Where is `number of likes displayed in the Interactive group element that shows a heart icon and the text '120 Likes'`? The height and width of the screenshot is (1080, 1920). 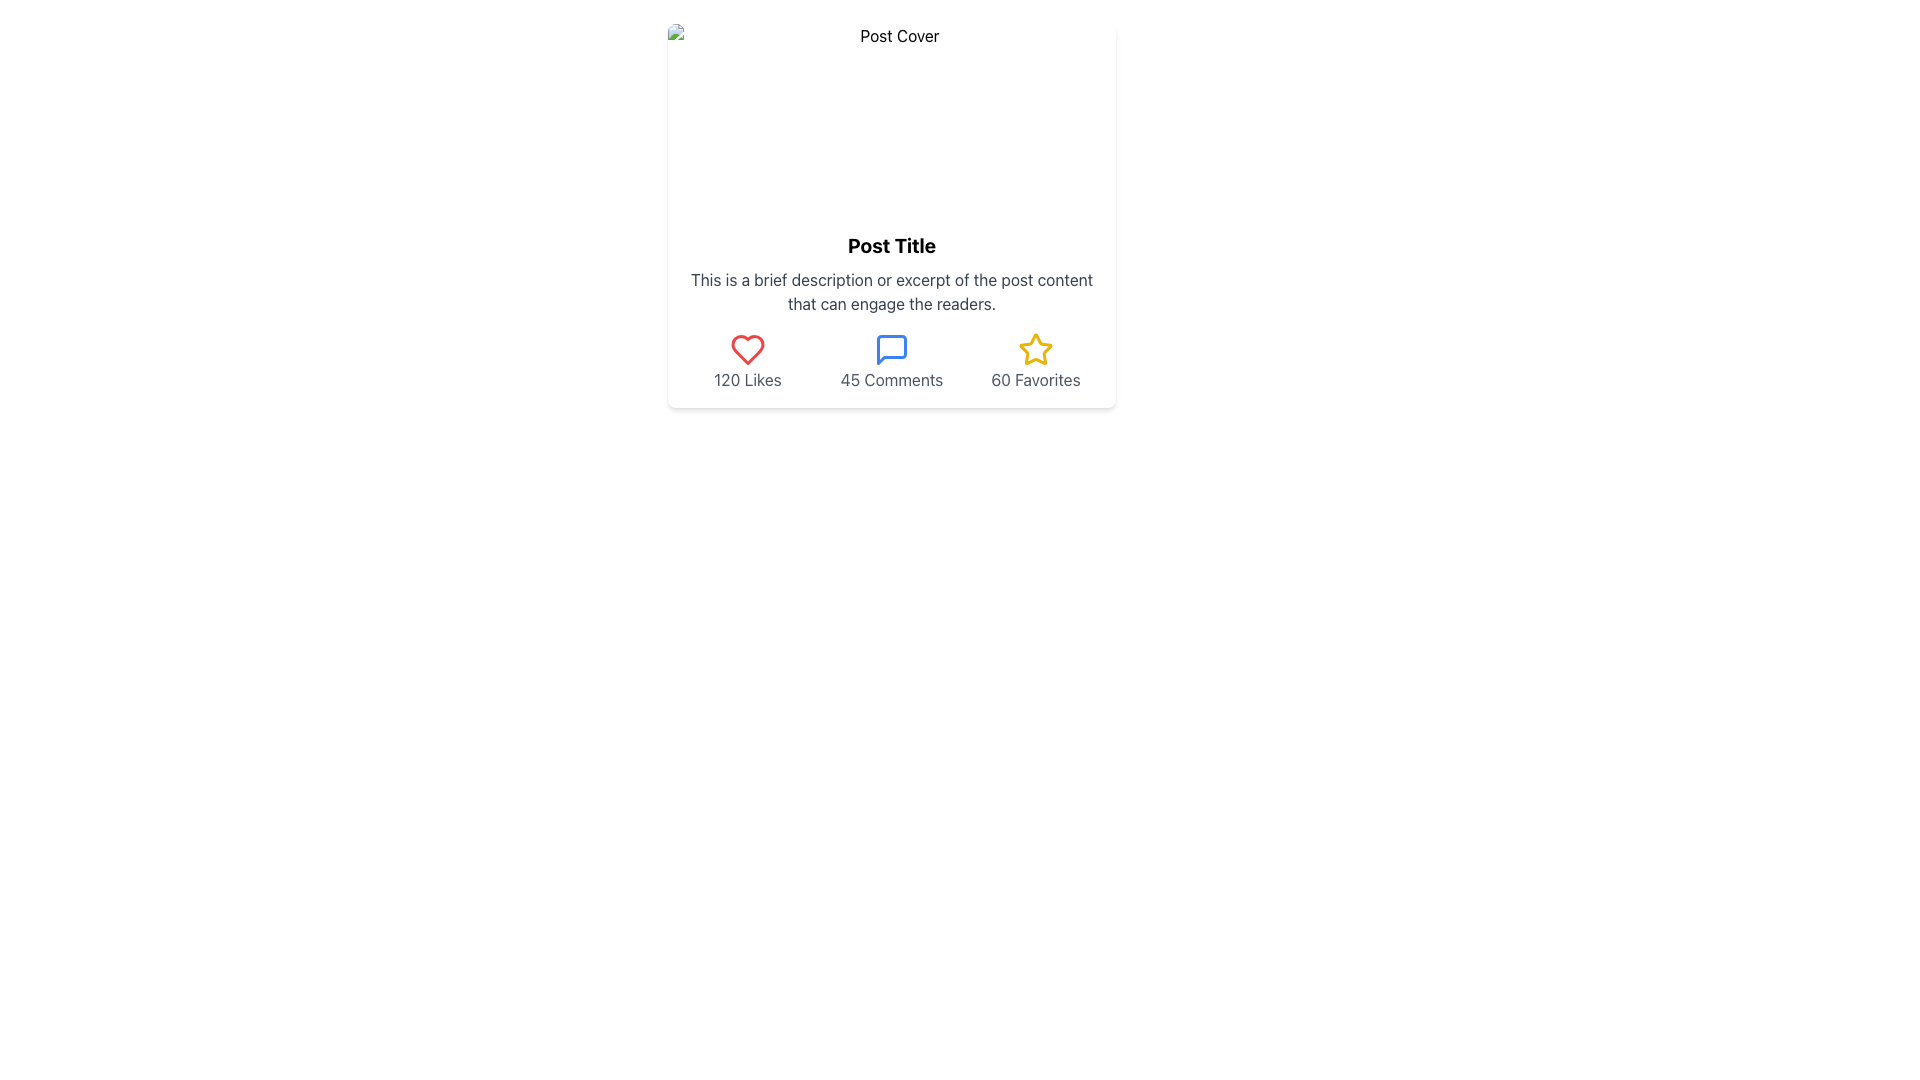 number of likes displayed in the Interactive group element that shows a heart icon and the text '120 Likes' is located at coordinates (747, 362).